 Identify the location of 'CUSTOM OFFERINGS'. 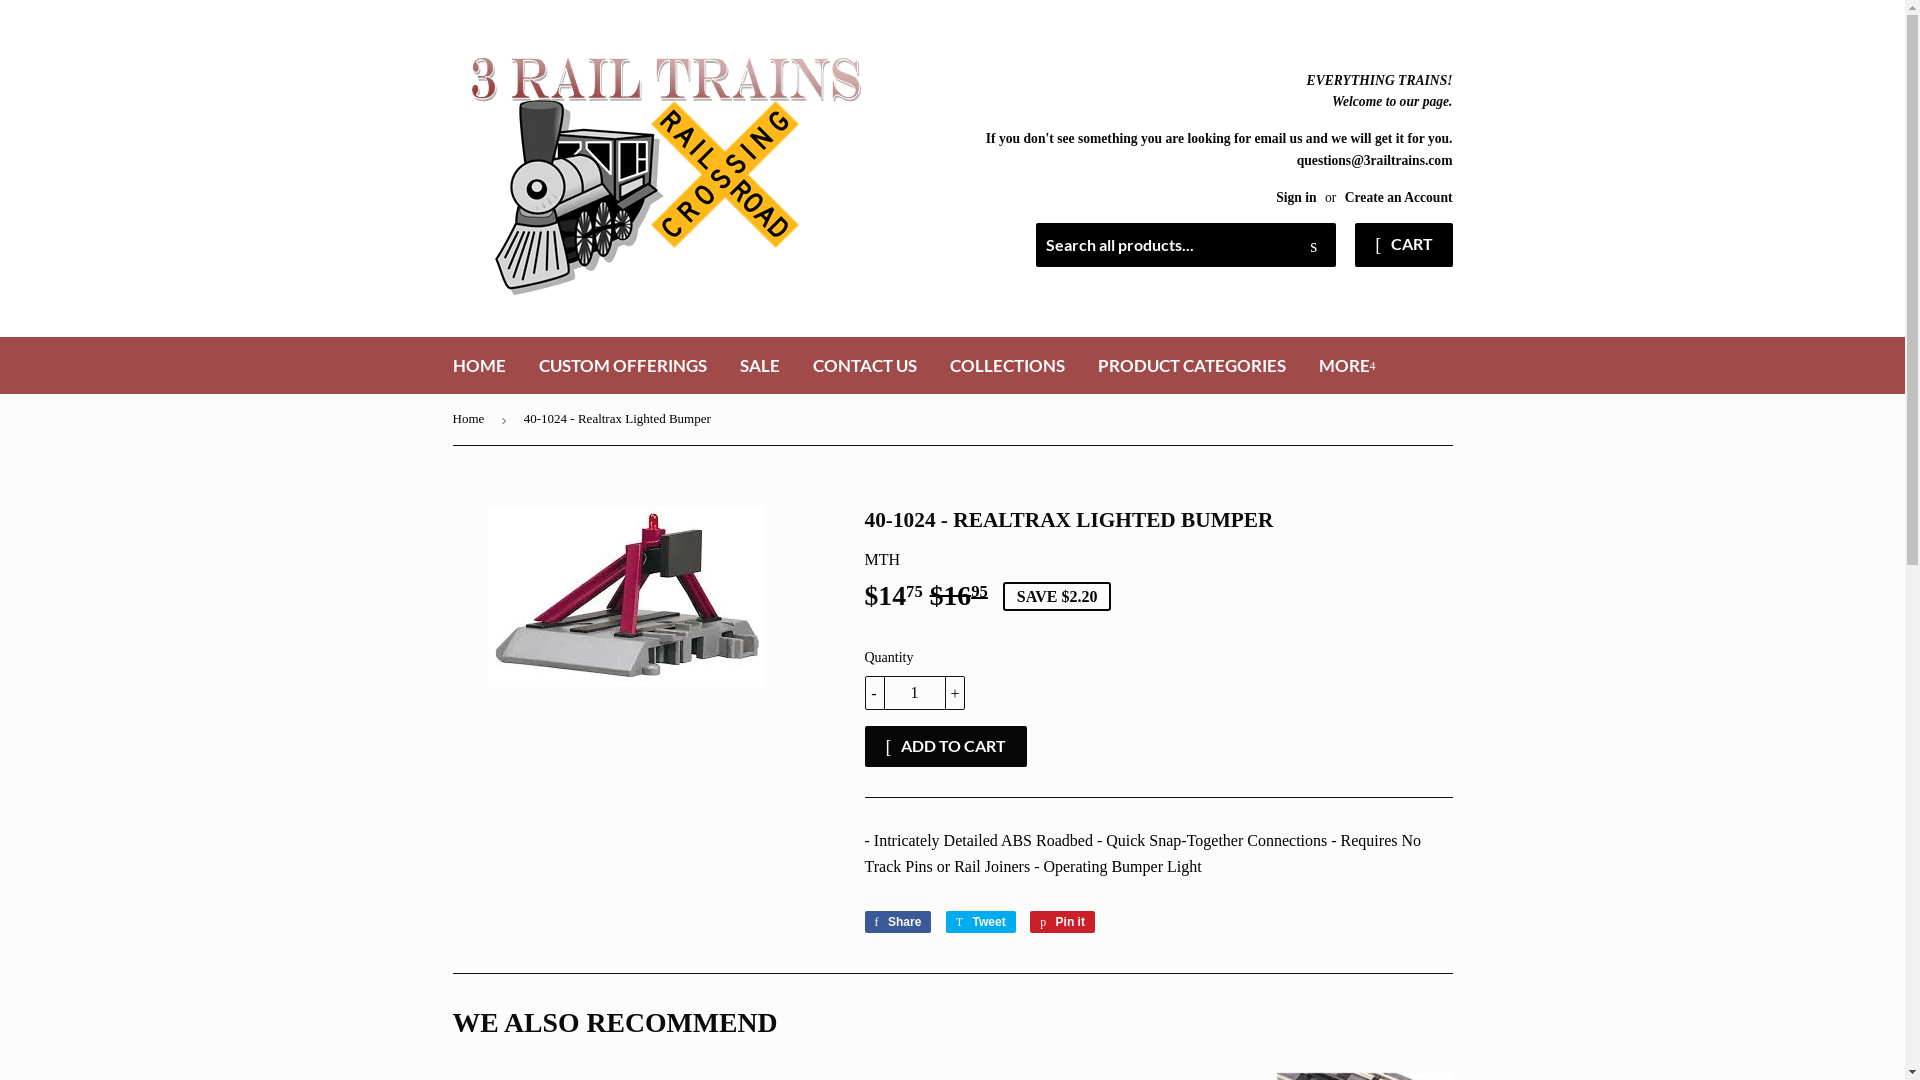
(622, 365).